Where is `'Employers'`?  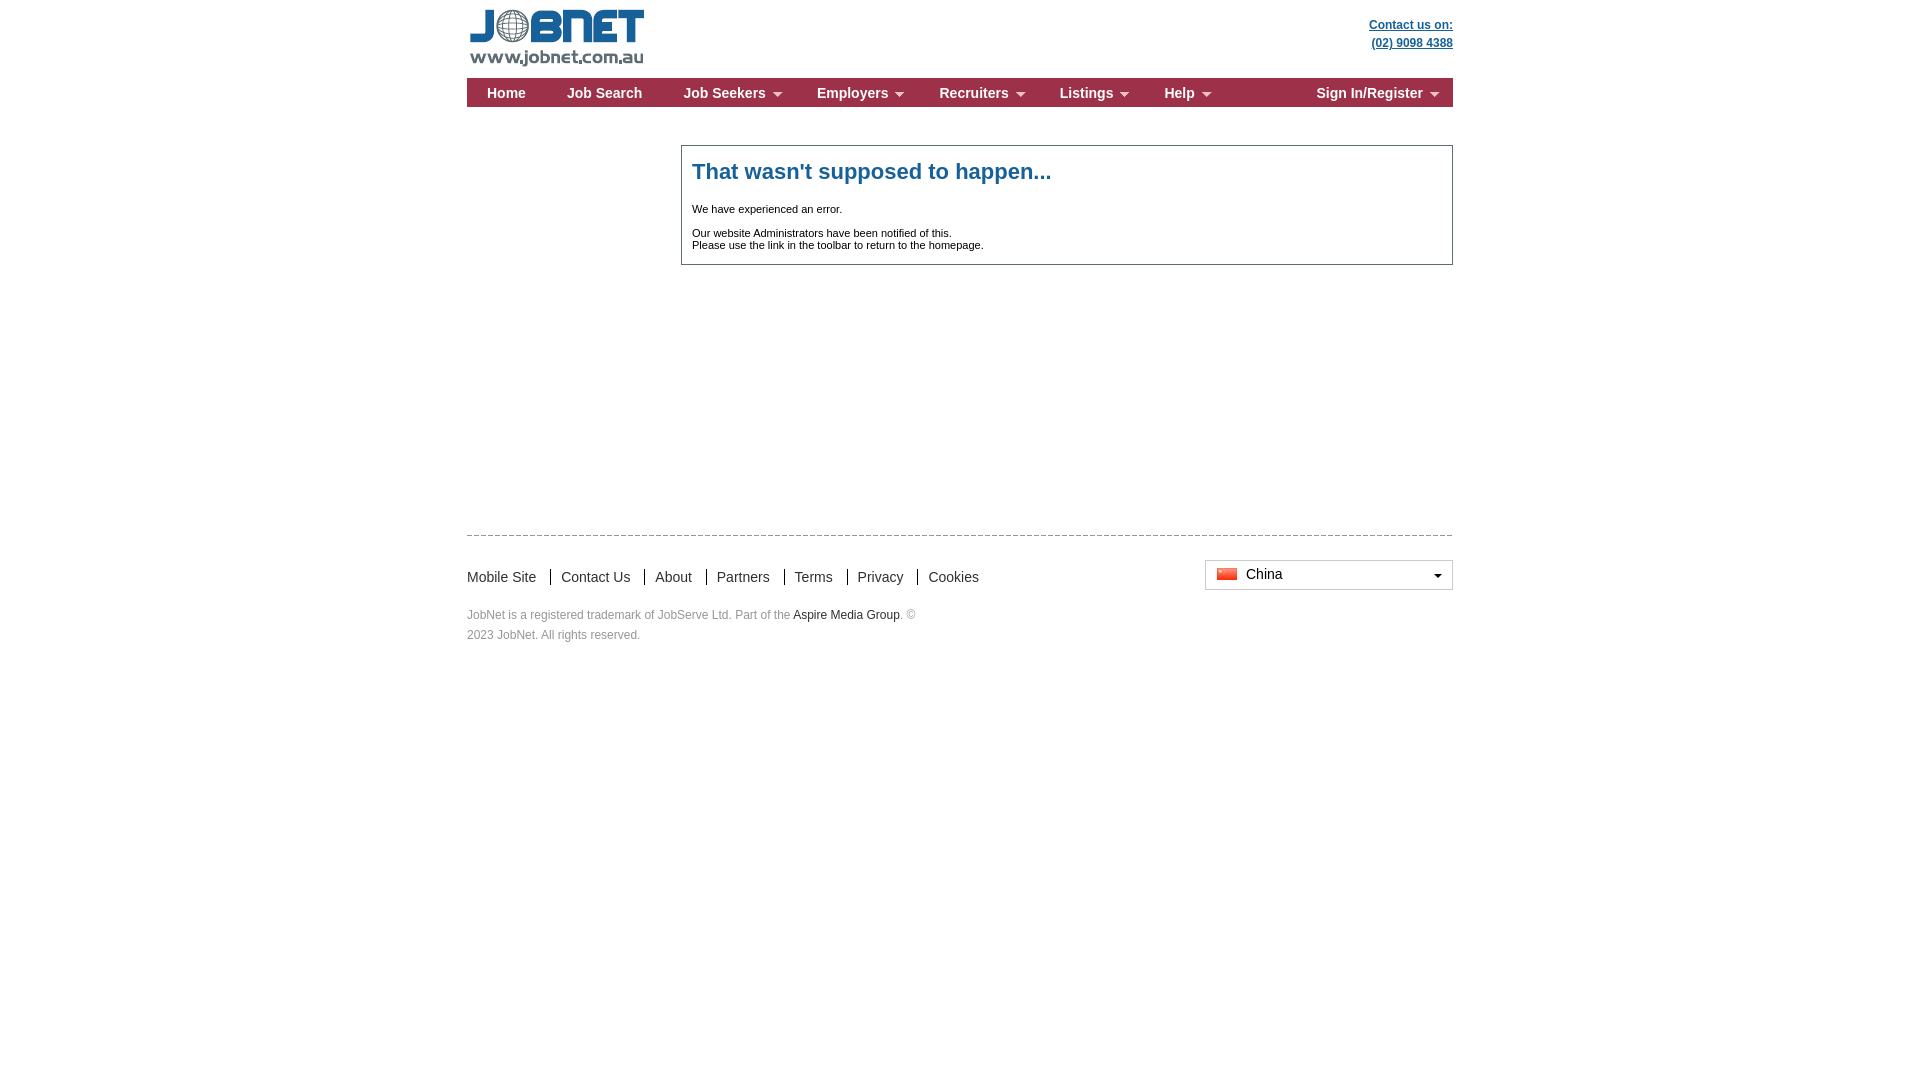
'Employers' is located at coordinates (858, 92).